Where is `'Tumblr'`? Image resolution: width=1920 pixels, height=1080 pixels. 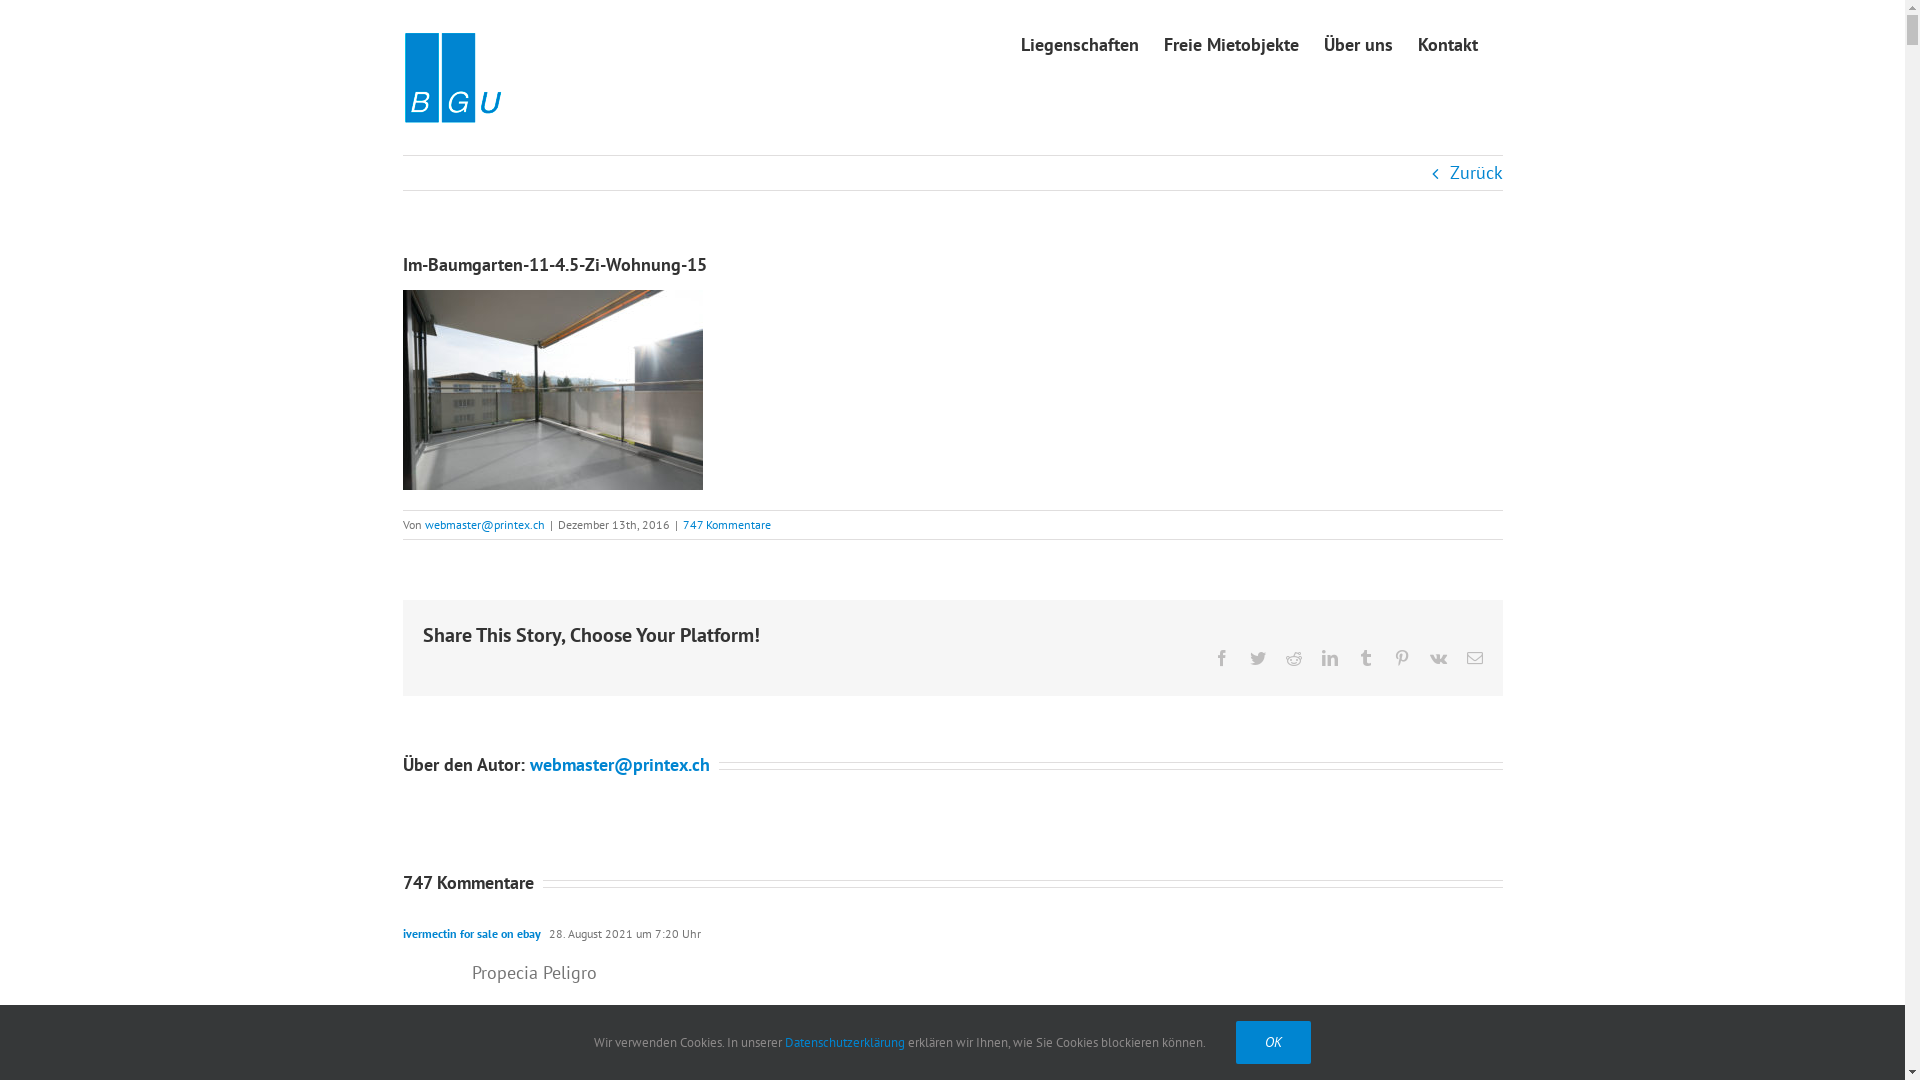
'Tumblr' is located at coordinates (1365, 658).